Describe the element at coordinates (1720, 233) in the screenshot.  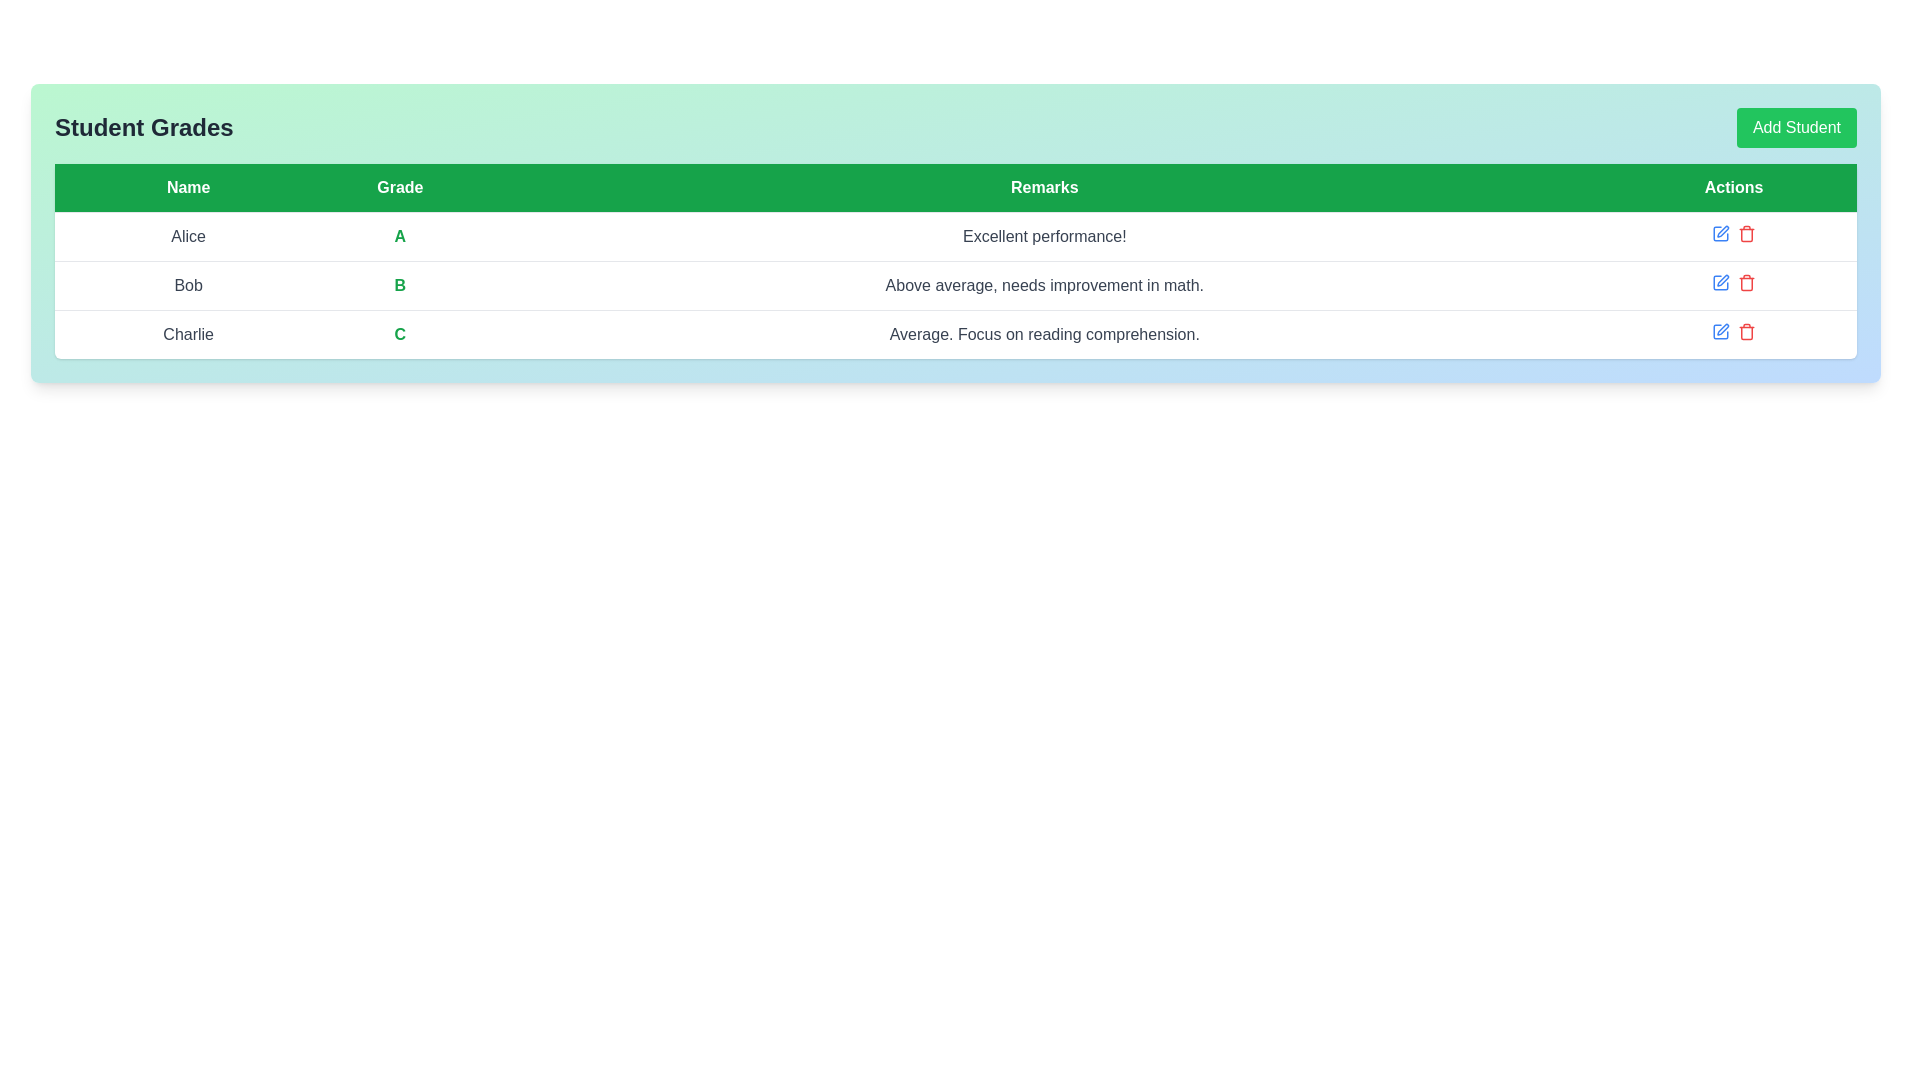
I see `the edit icon represented by a square with a pen symbol in the 'Actions' column for the student Alice` at that location.